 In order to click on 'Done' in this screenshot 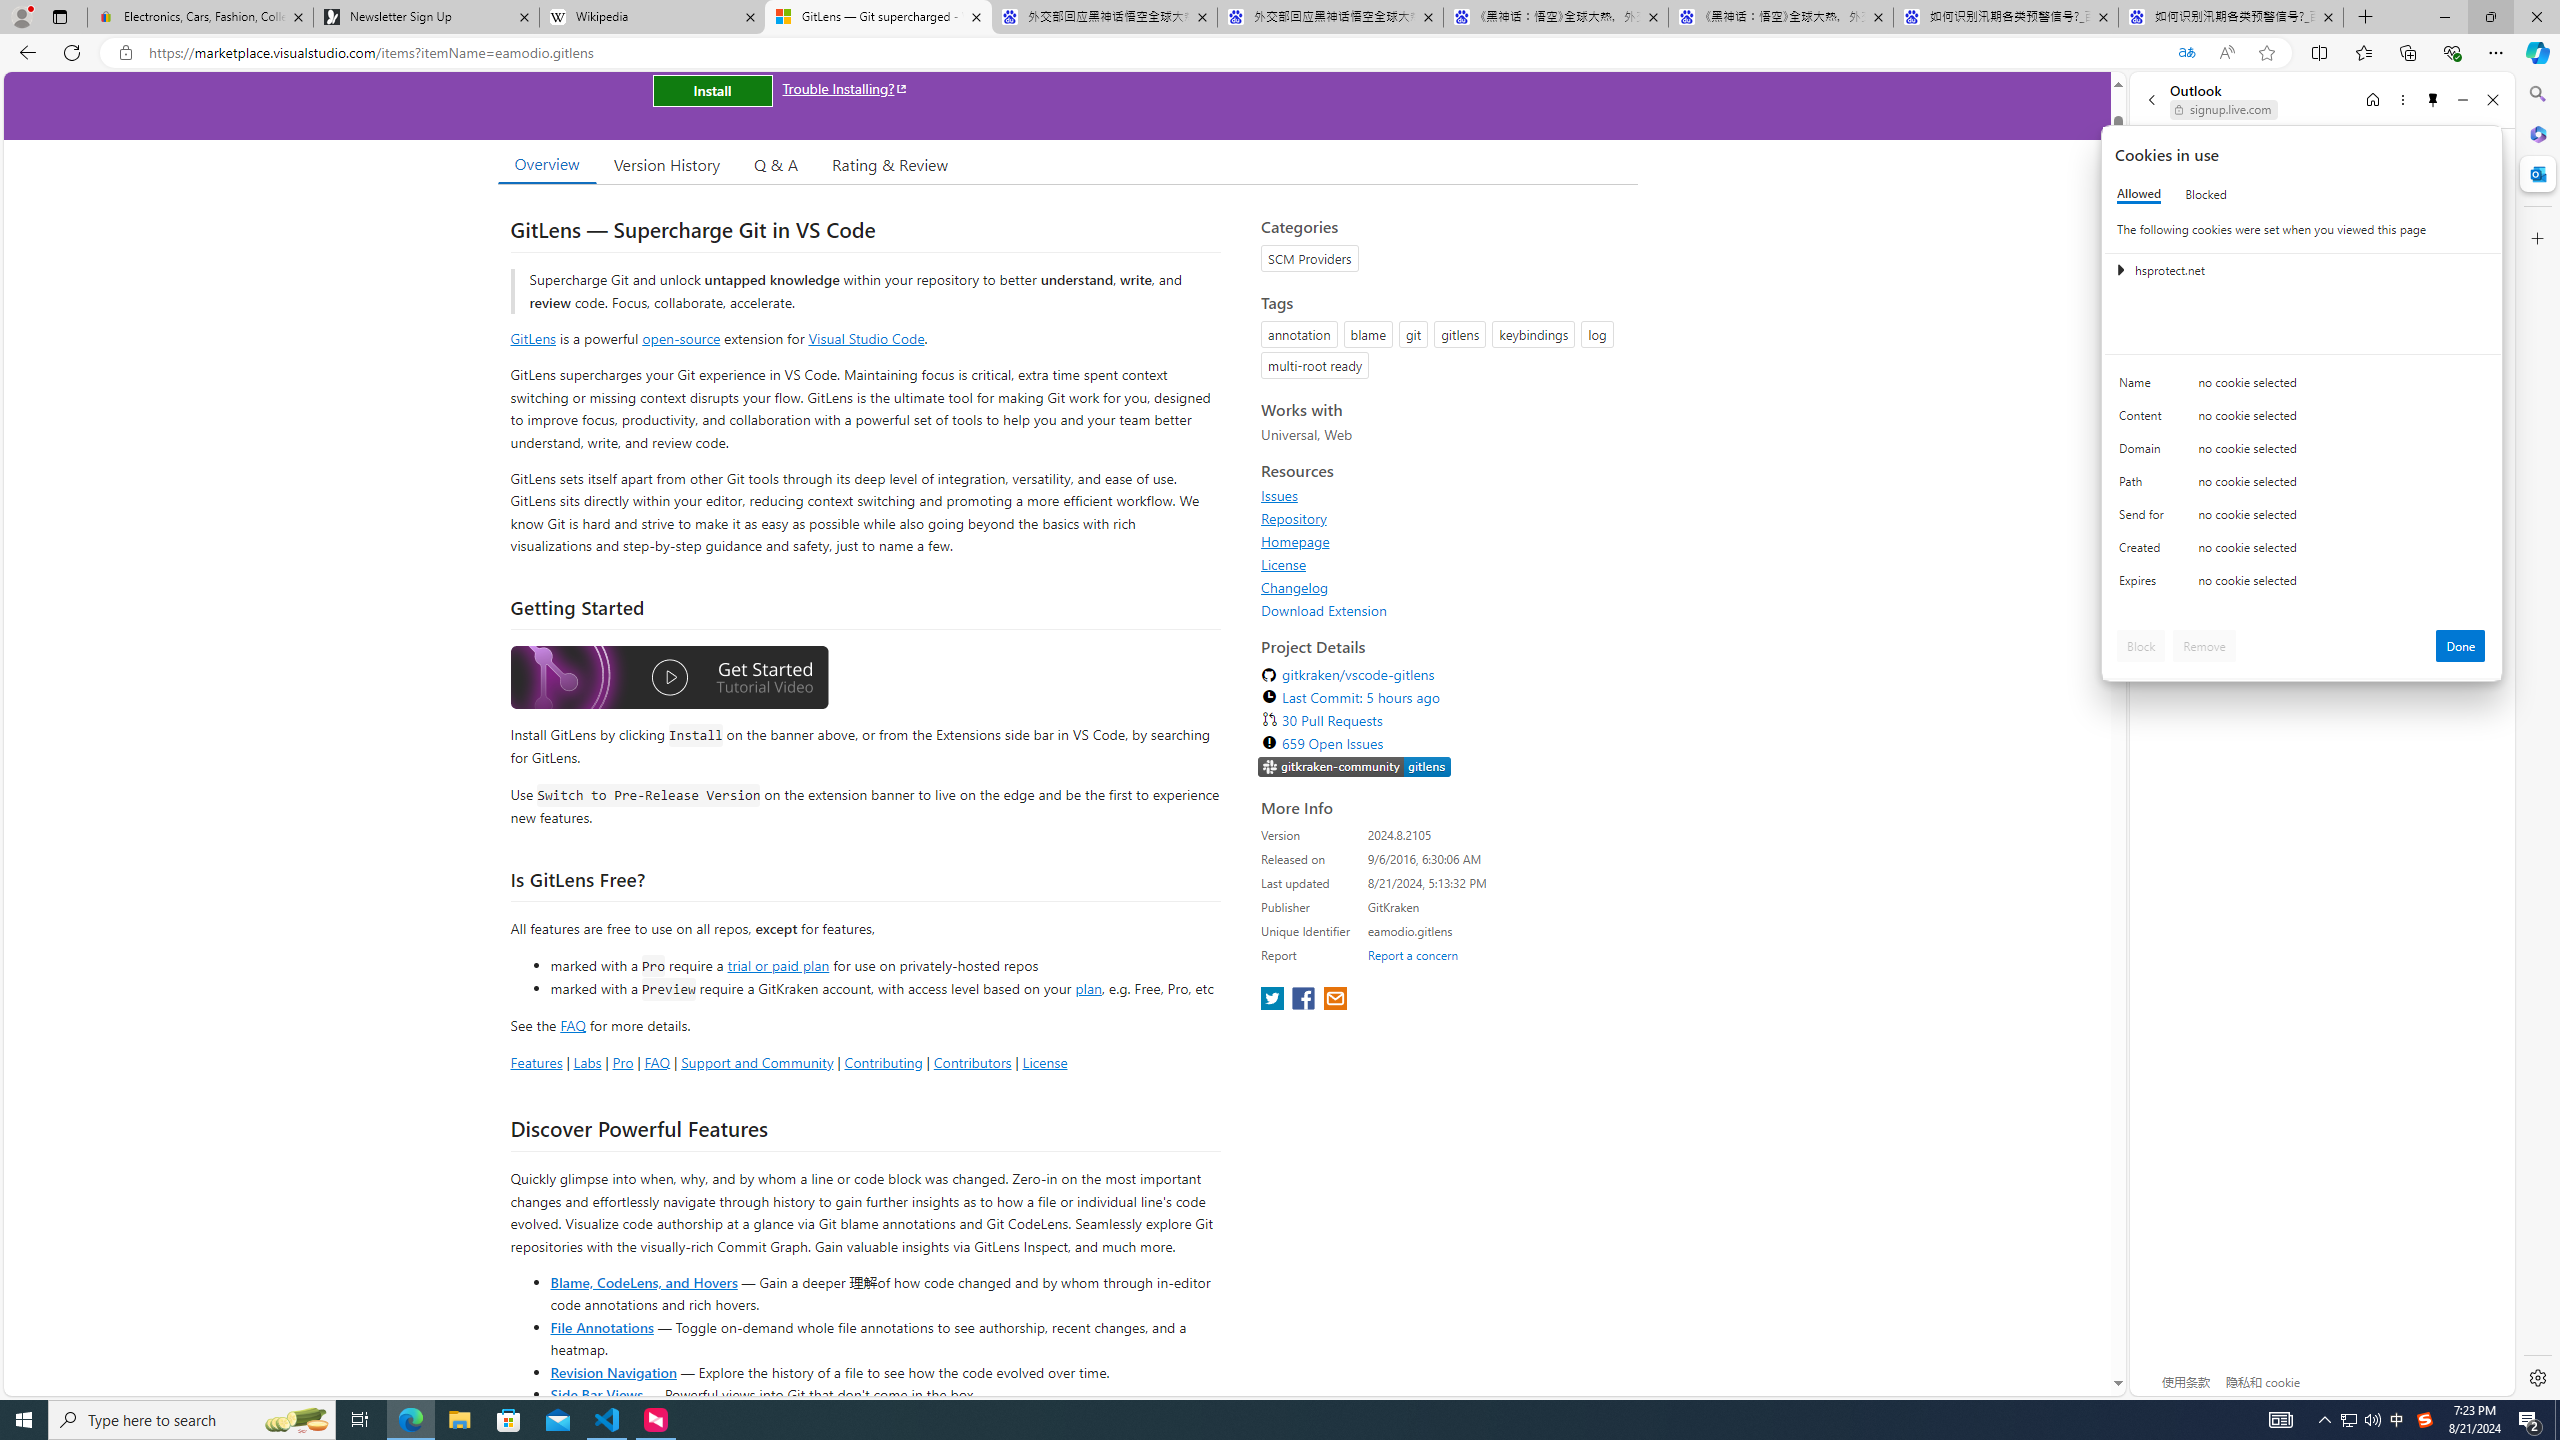, I will do `click(2461, 646)`.